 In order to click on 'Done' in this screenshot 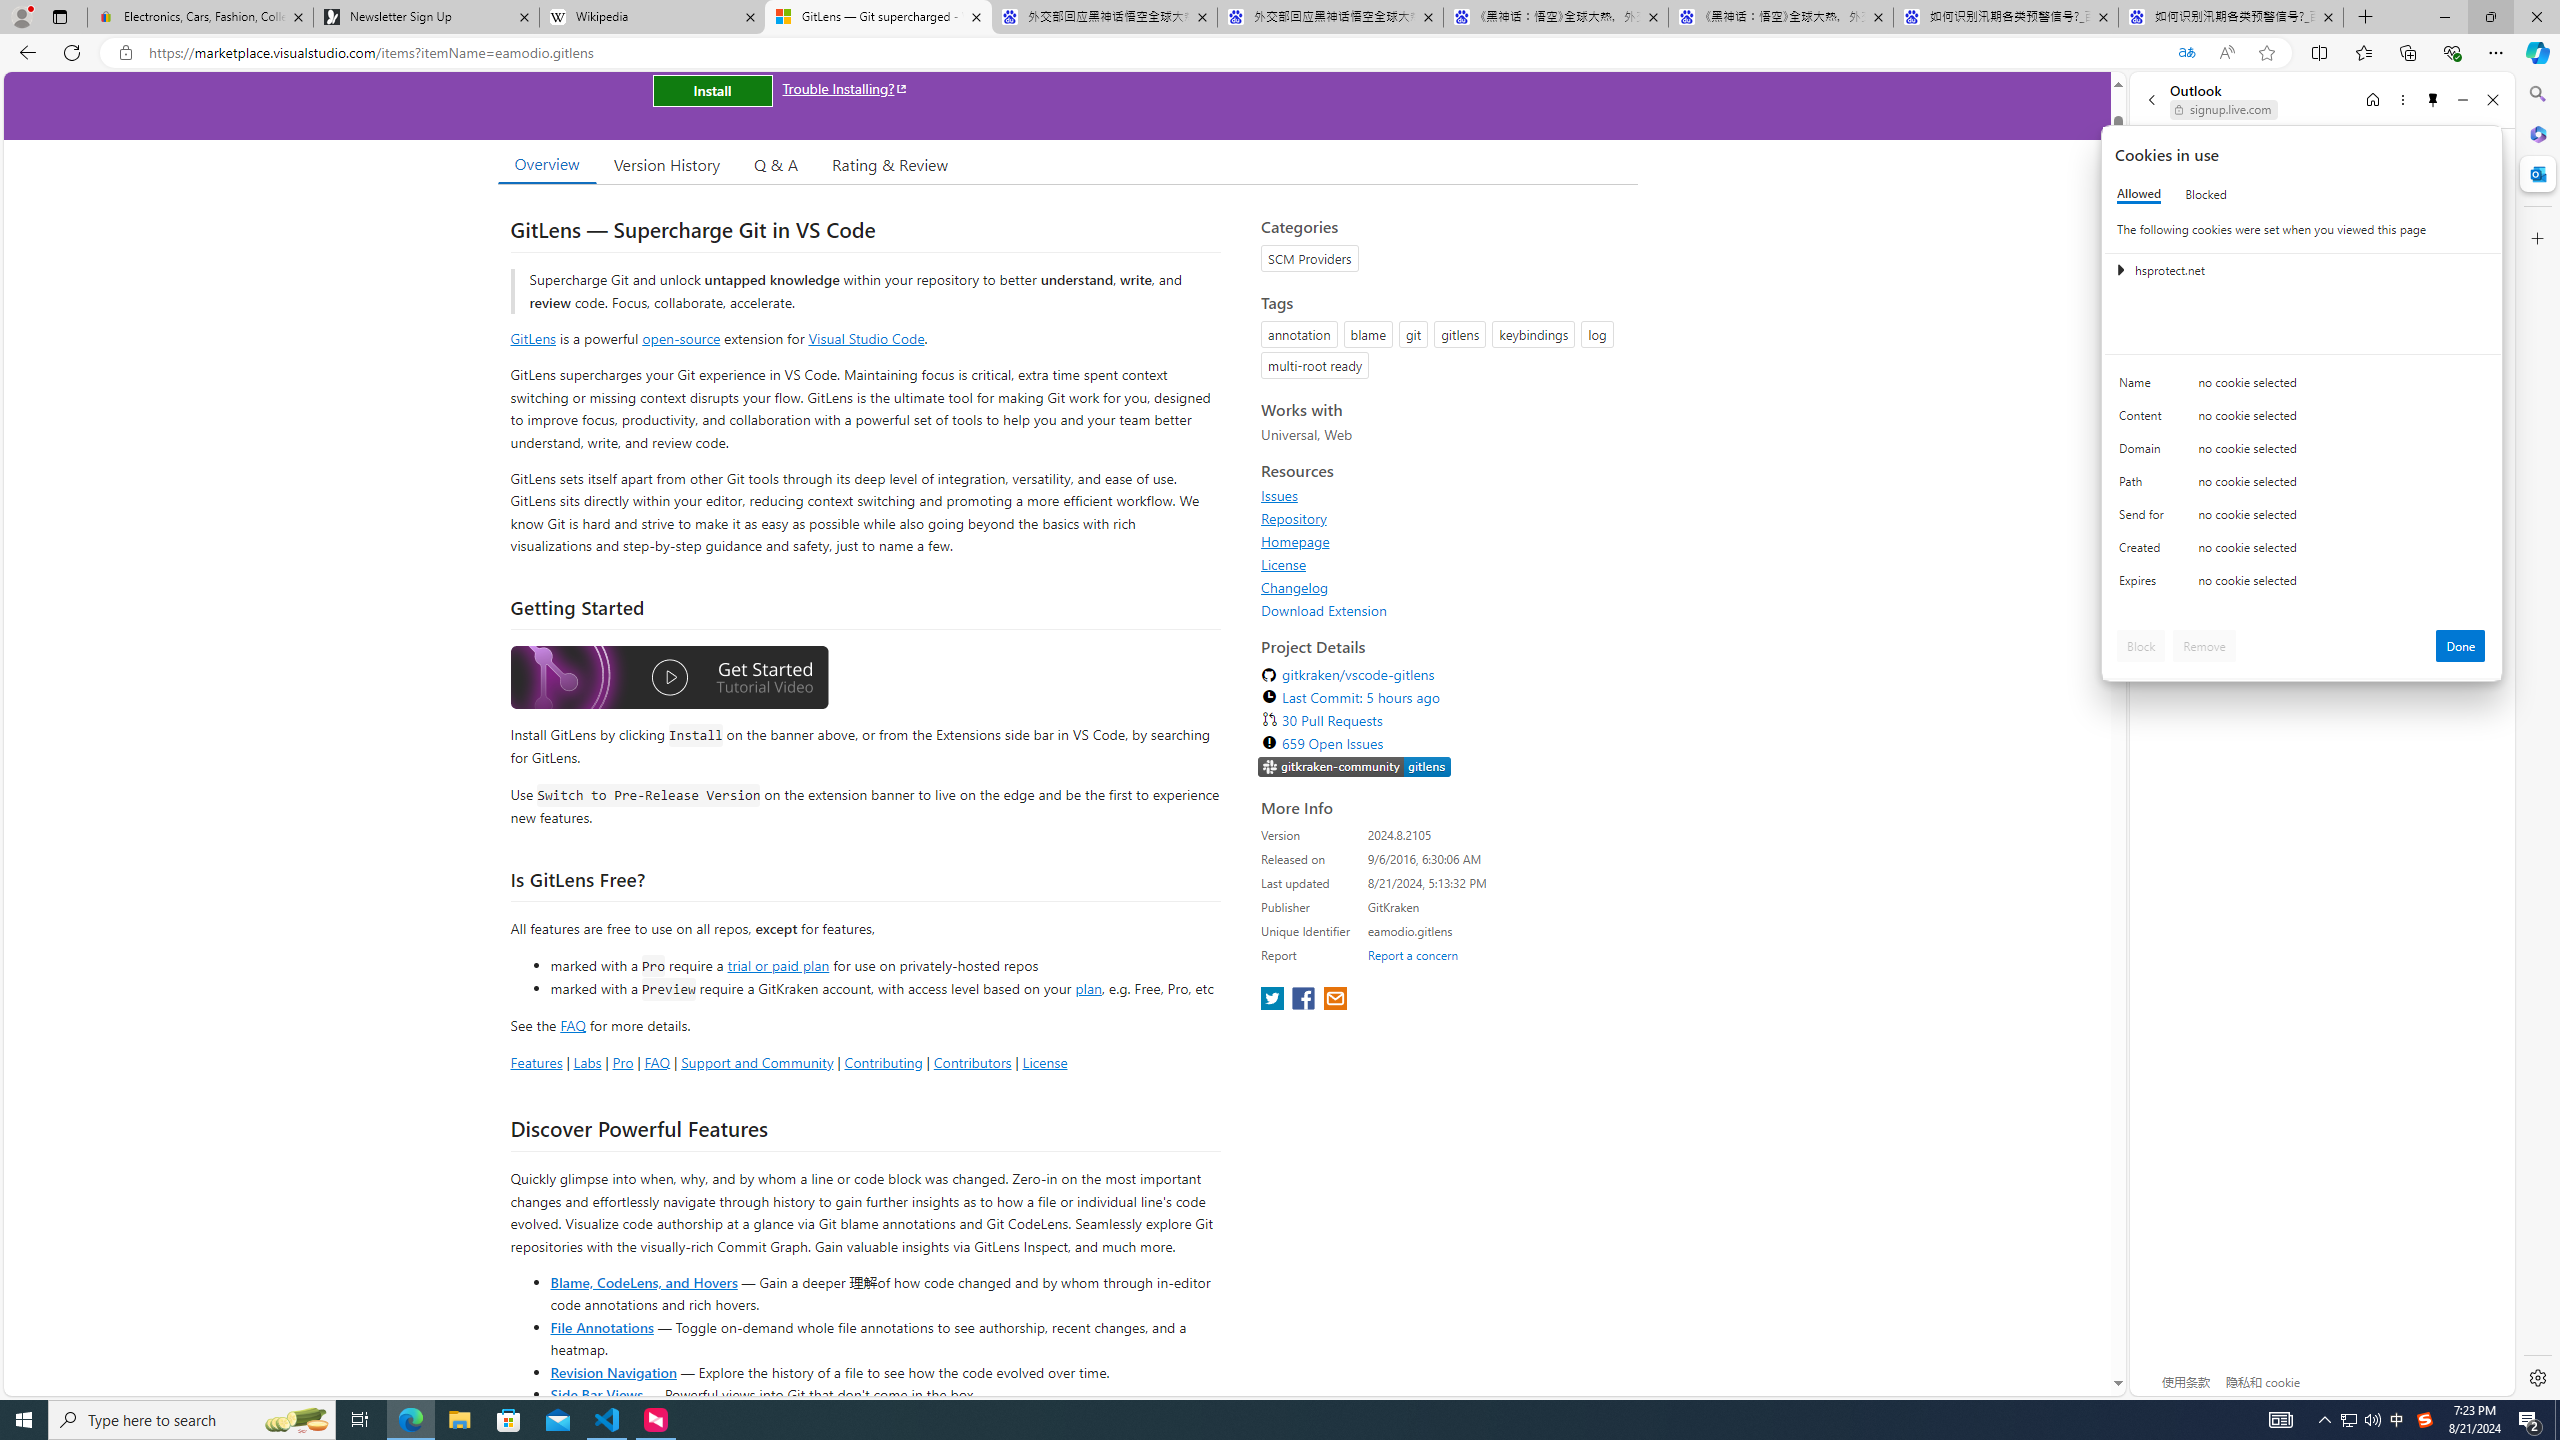, I will do `click(2461, 646)`.